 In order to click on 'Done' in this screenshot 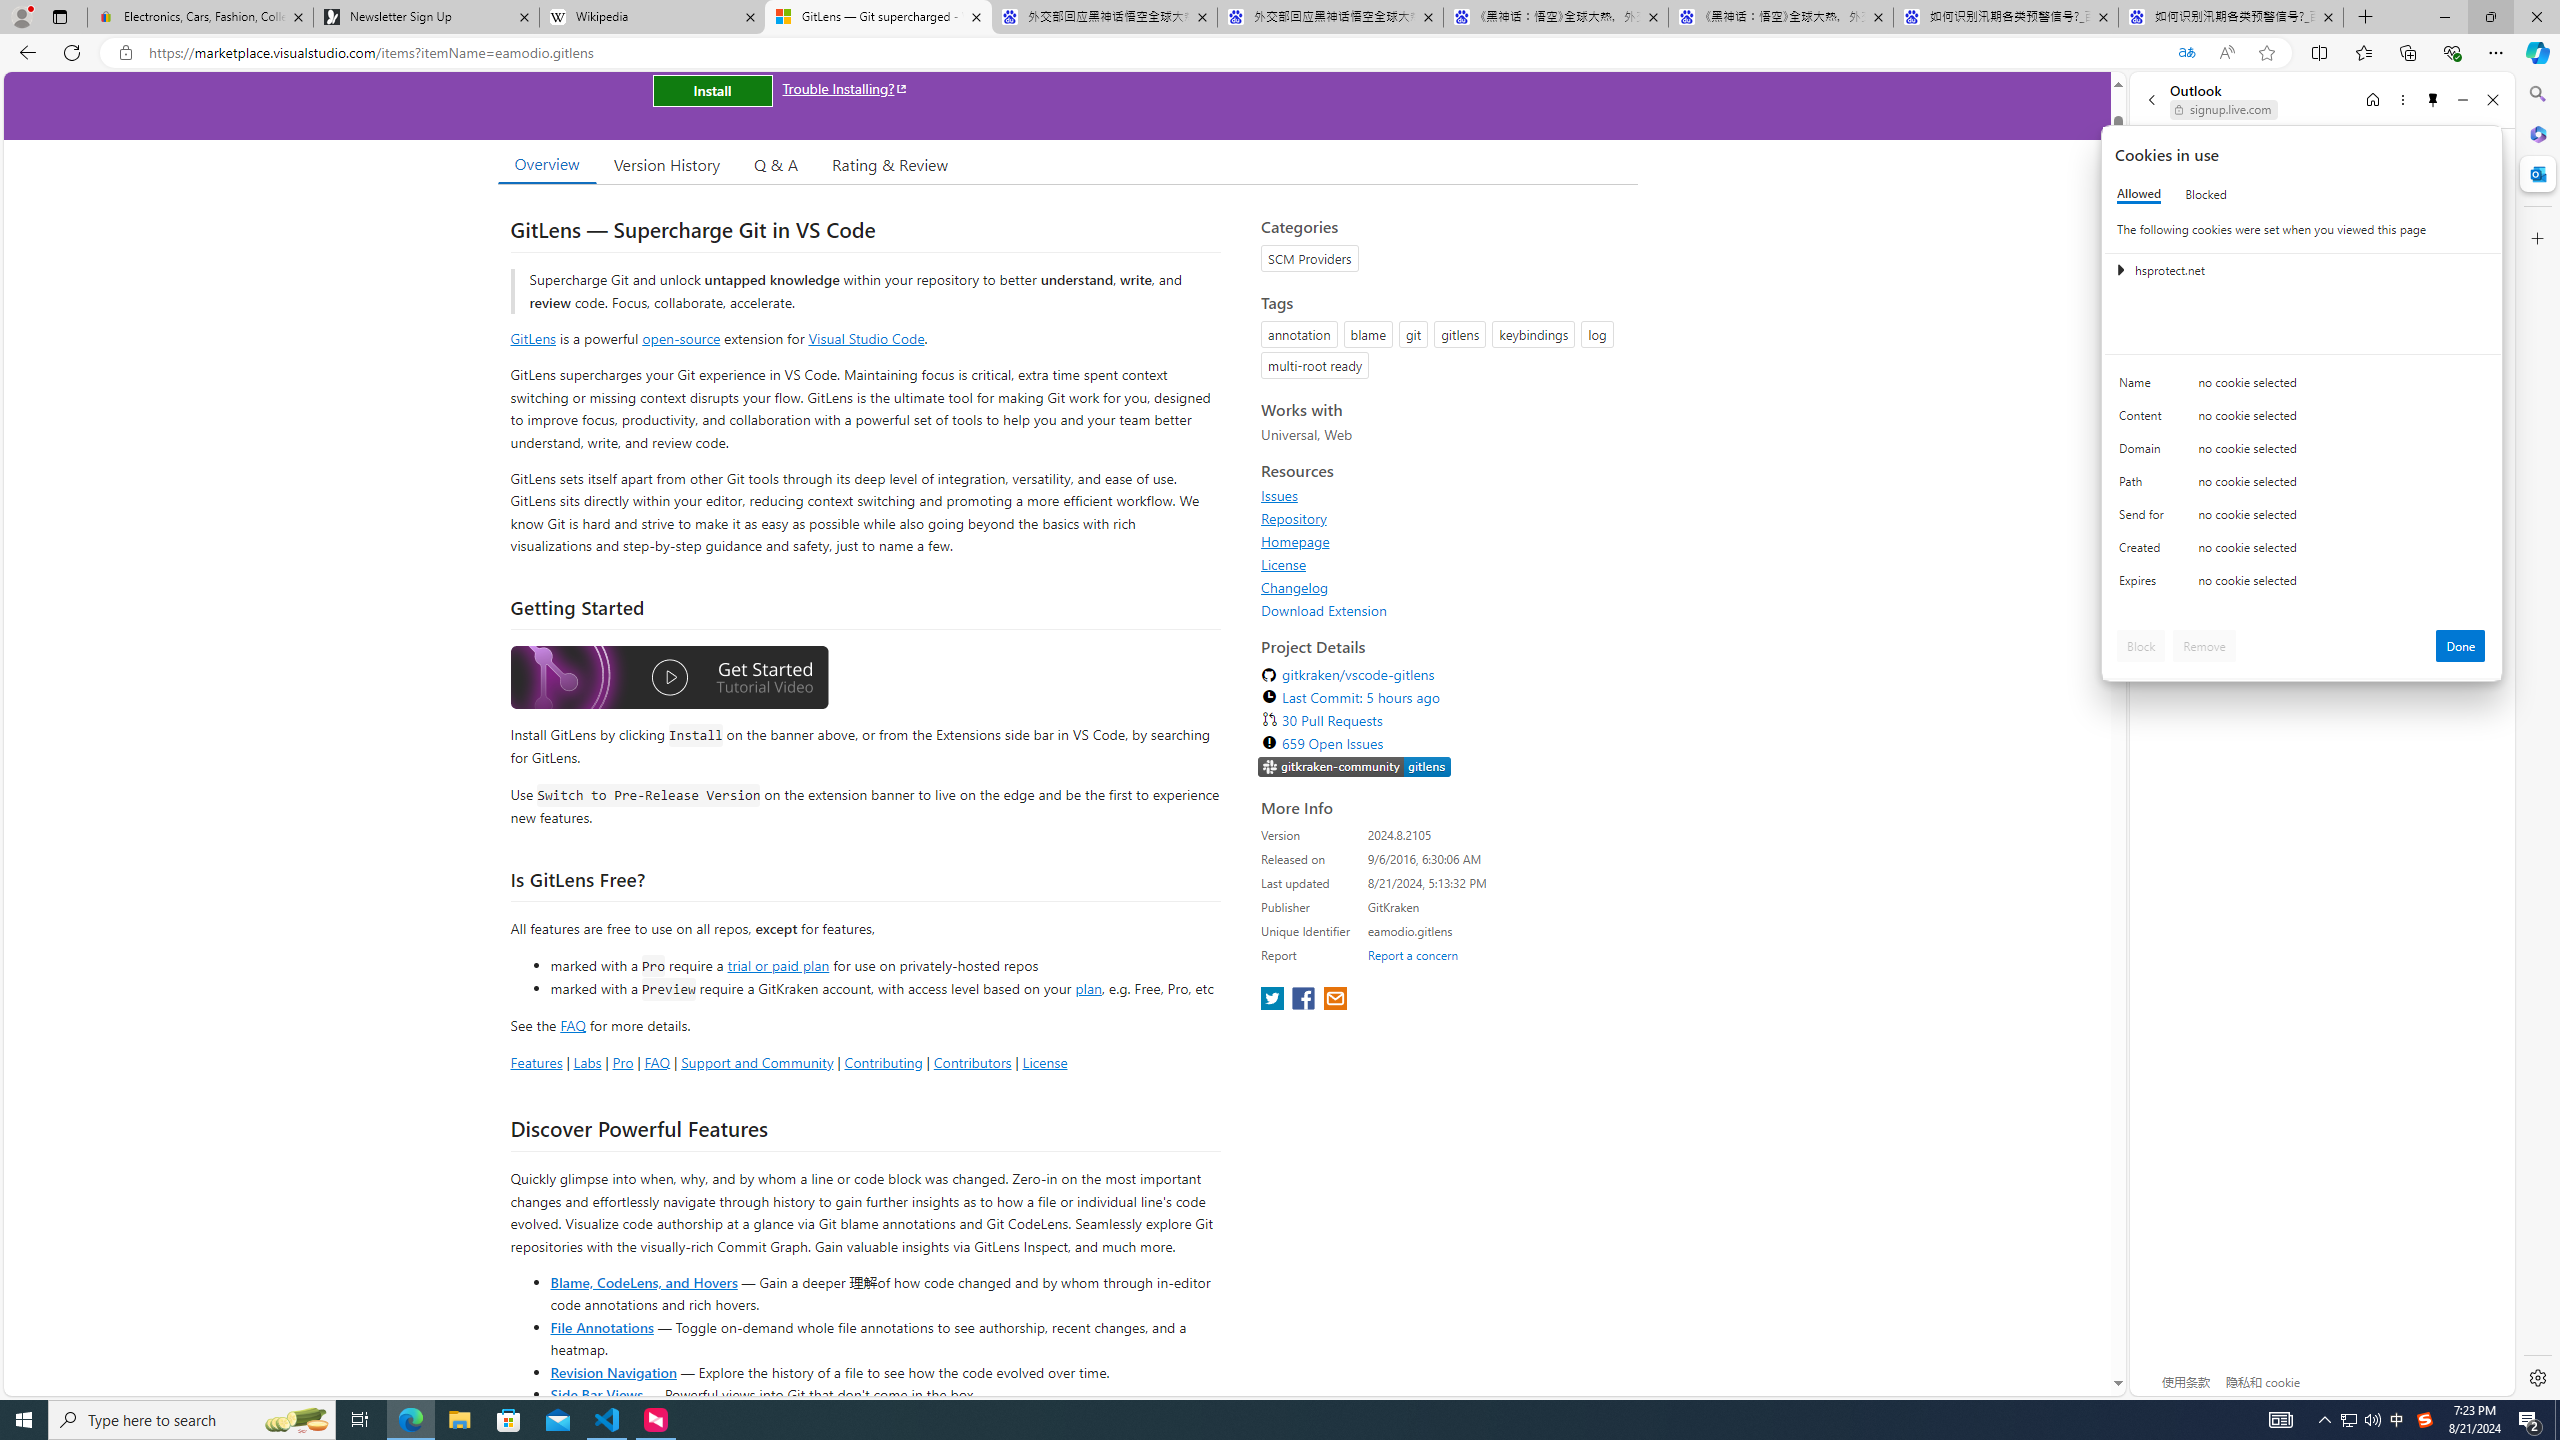, I will do `click(2461, 646)`.